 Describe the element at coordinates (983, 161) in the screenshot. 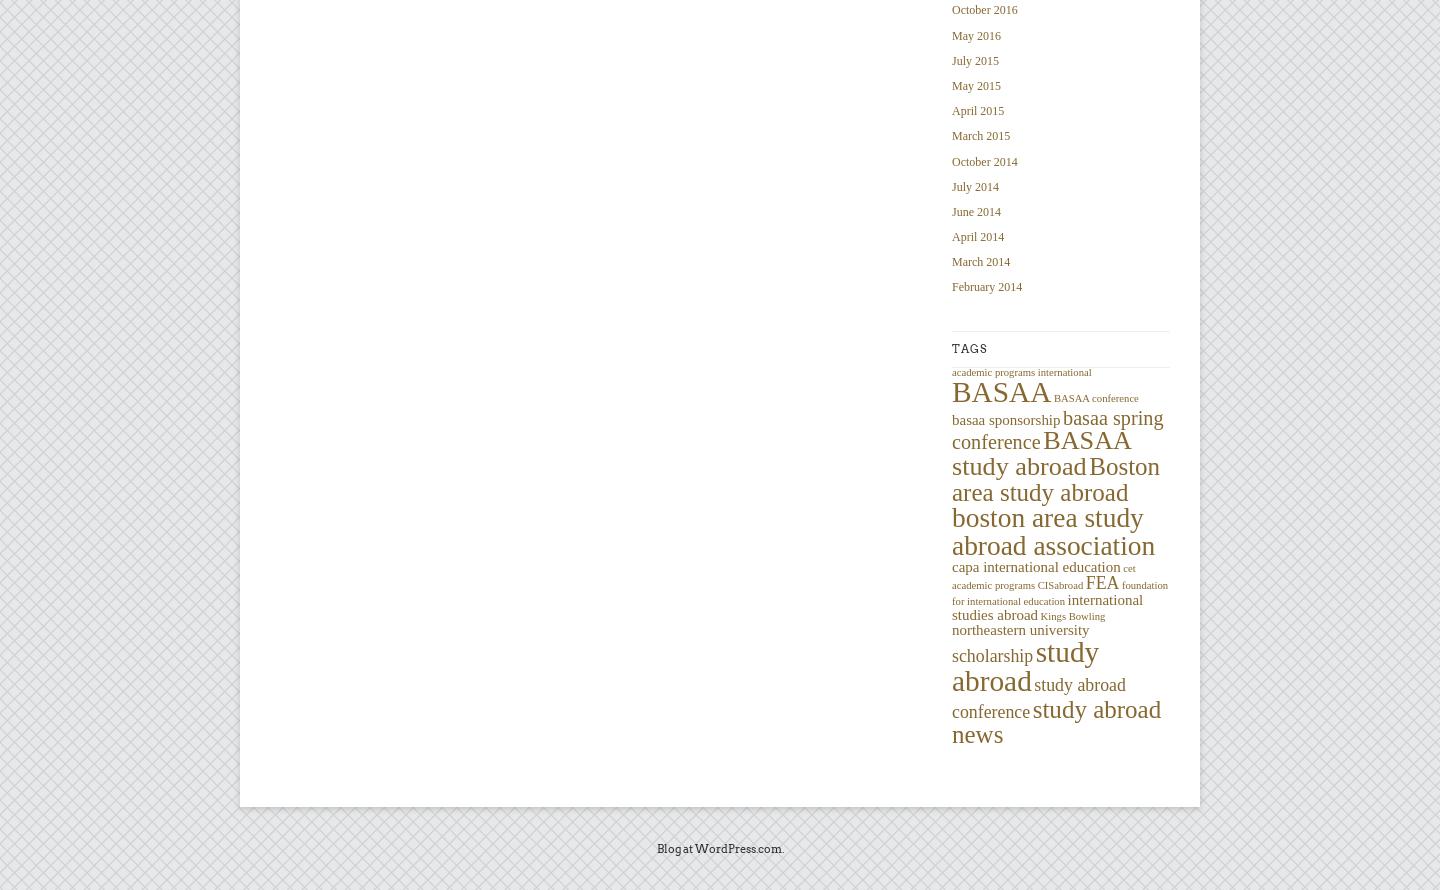

I see `'October 2014'` at that location.